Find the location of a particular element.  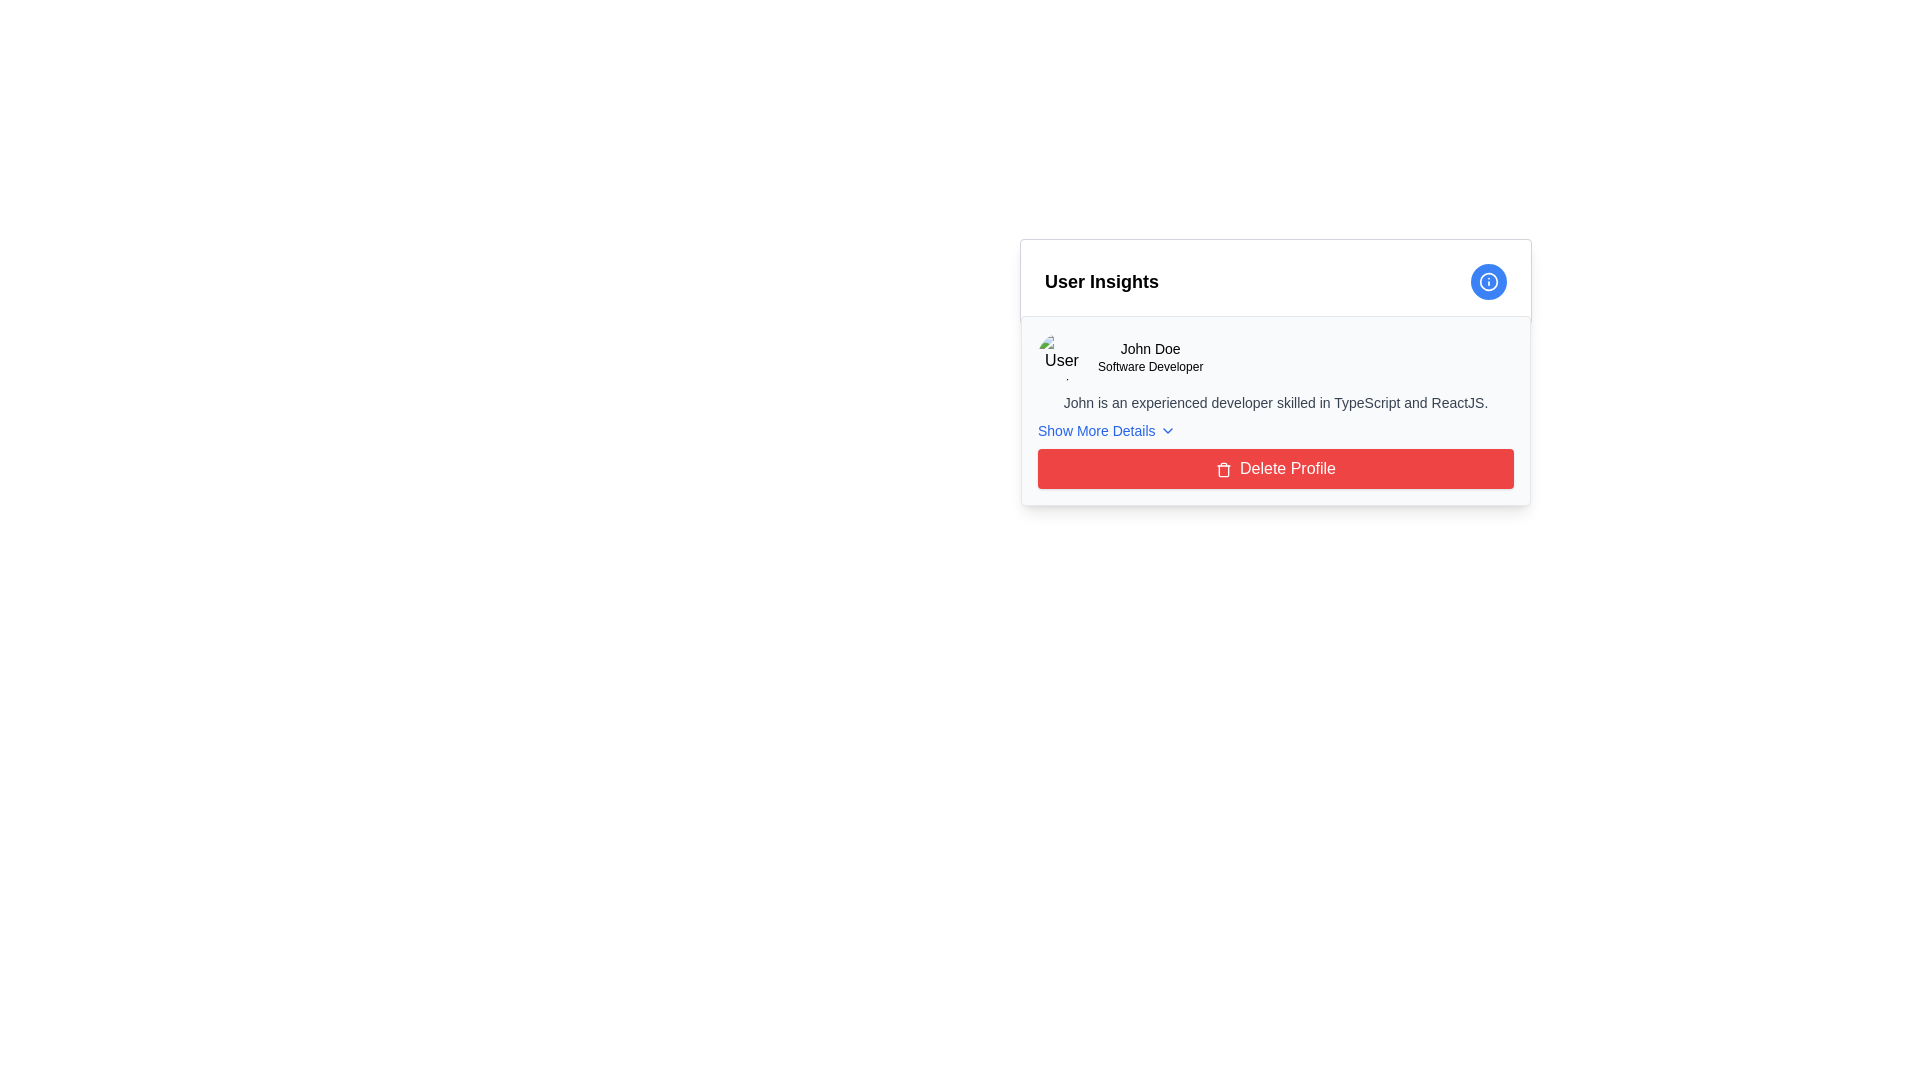

the Composite text element displaying 'John Doe' and 'Software Developer' is located at coordinates (1150, 356).